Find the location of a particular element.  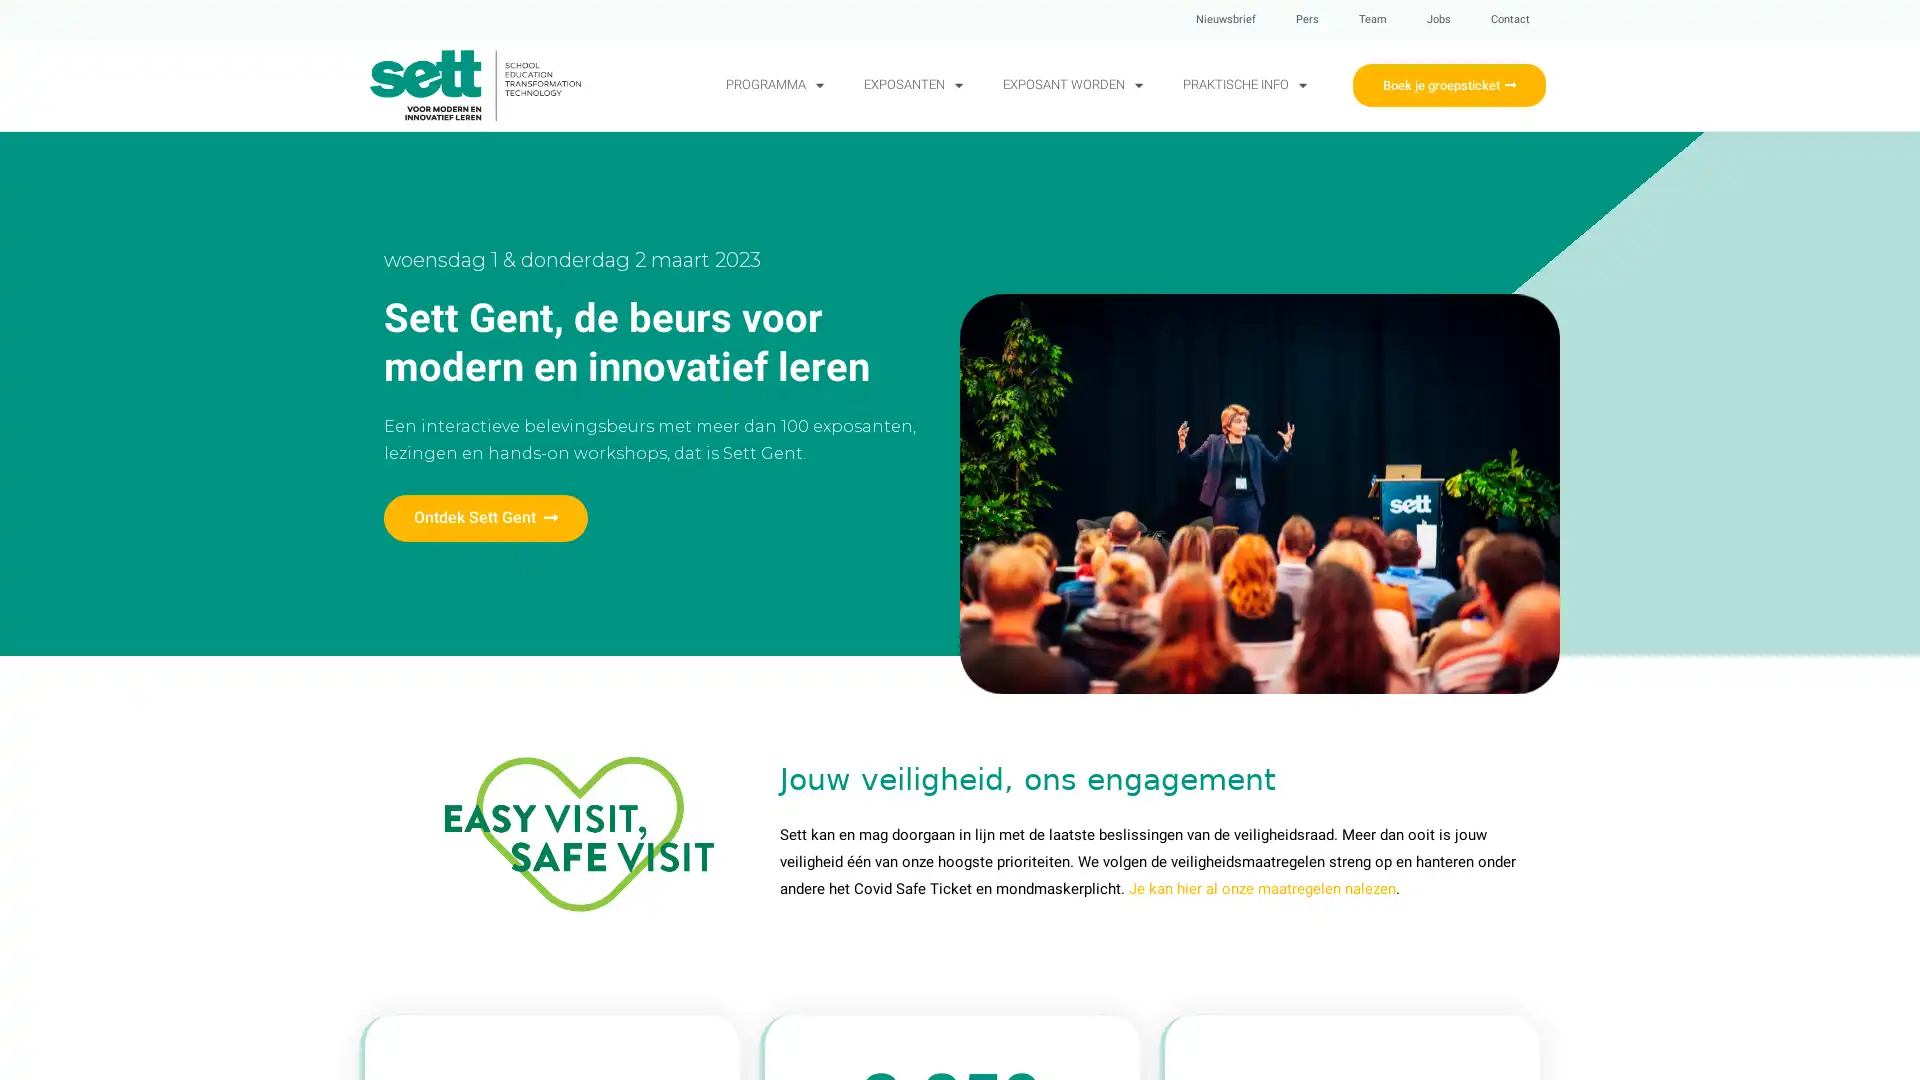

Boek je groepsticket is located at coordinates (1448, 83).